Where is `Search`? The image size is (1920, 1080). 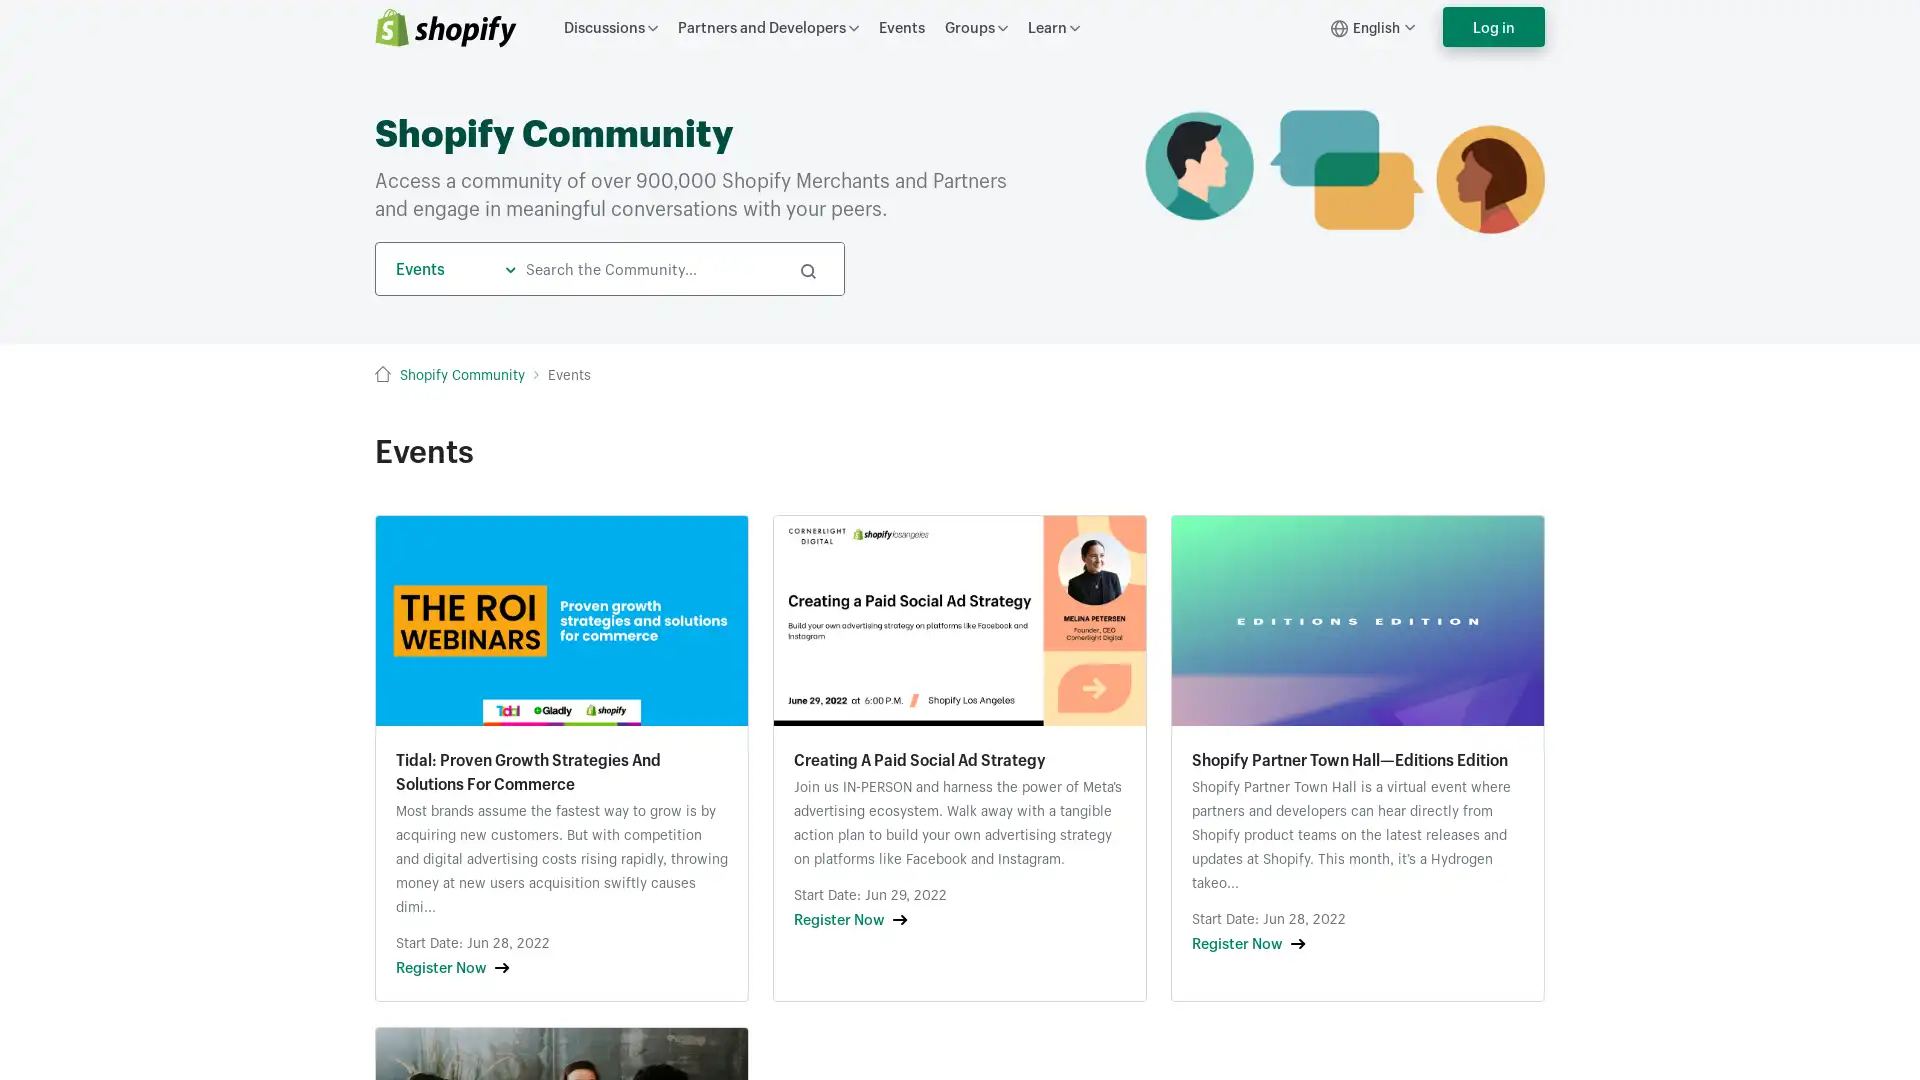 Search is located at coordinates (808, 270).